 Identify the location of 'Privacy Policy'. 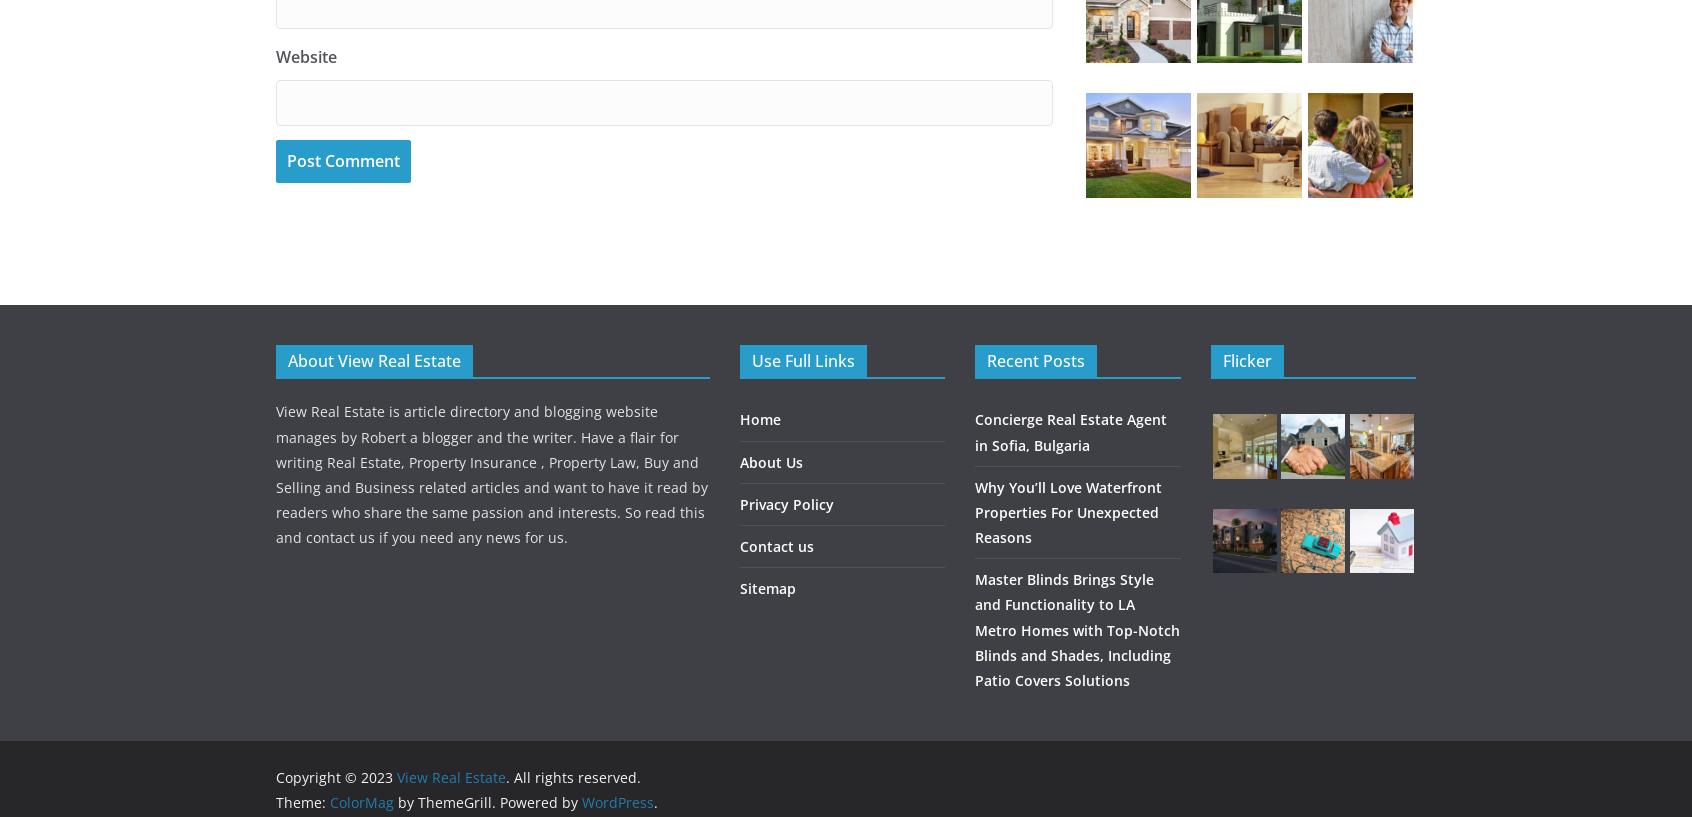
(785, 502).